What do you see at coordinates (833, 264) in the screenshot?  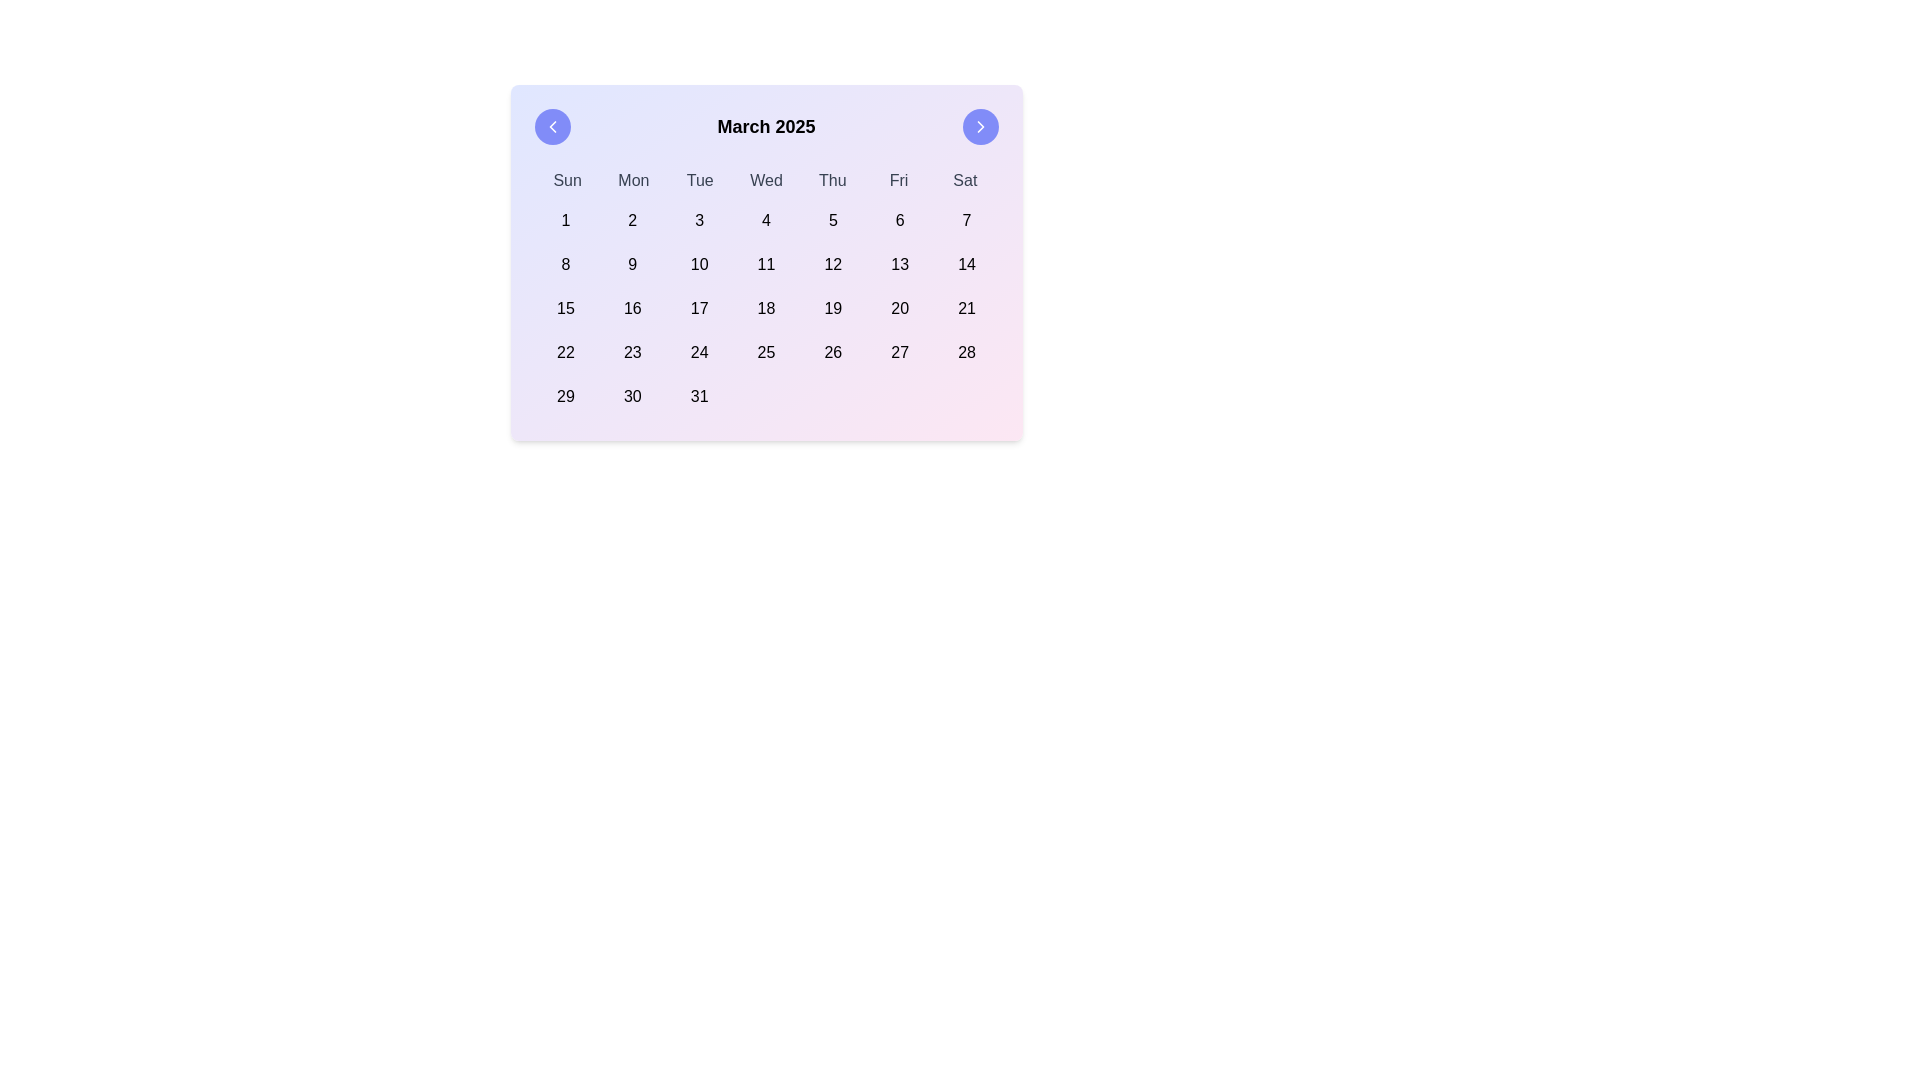 I see `the square-shaped button with a light purple background displaying the number '12' in bold black font` at bounding box center [833, 264].